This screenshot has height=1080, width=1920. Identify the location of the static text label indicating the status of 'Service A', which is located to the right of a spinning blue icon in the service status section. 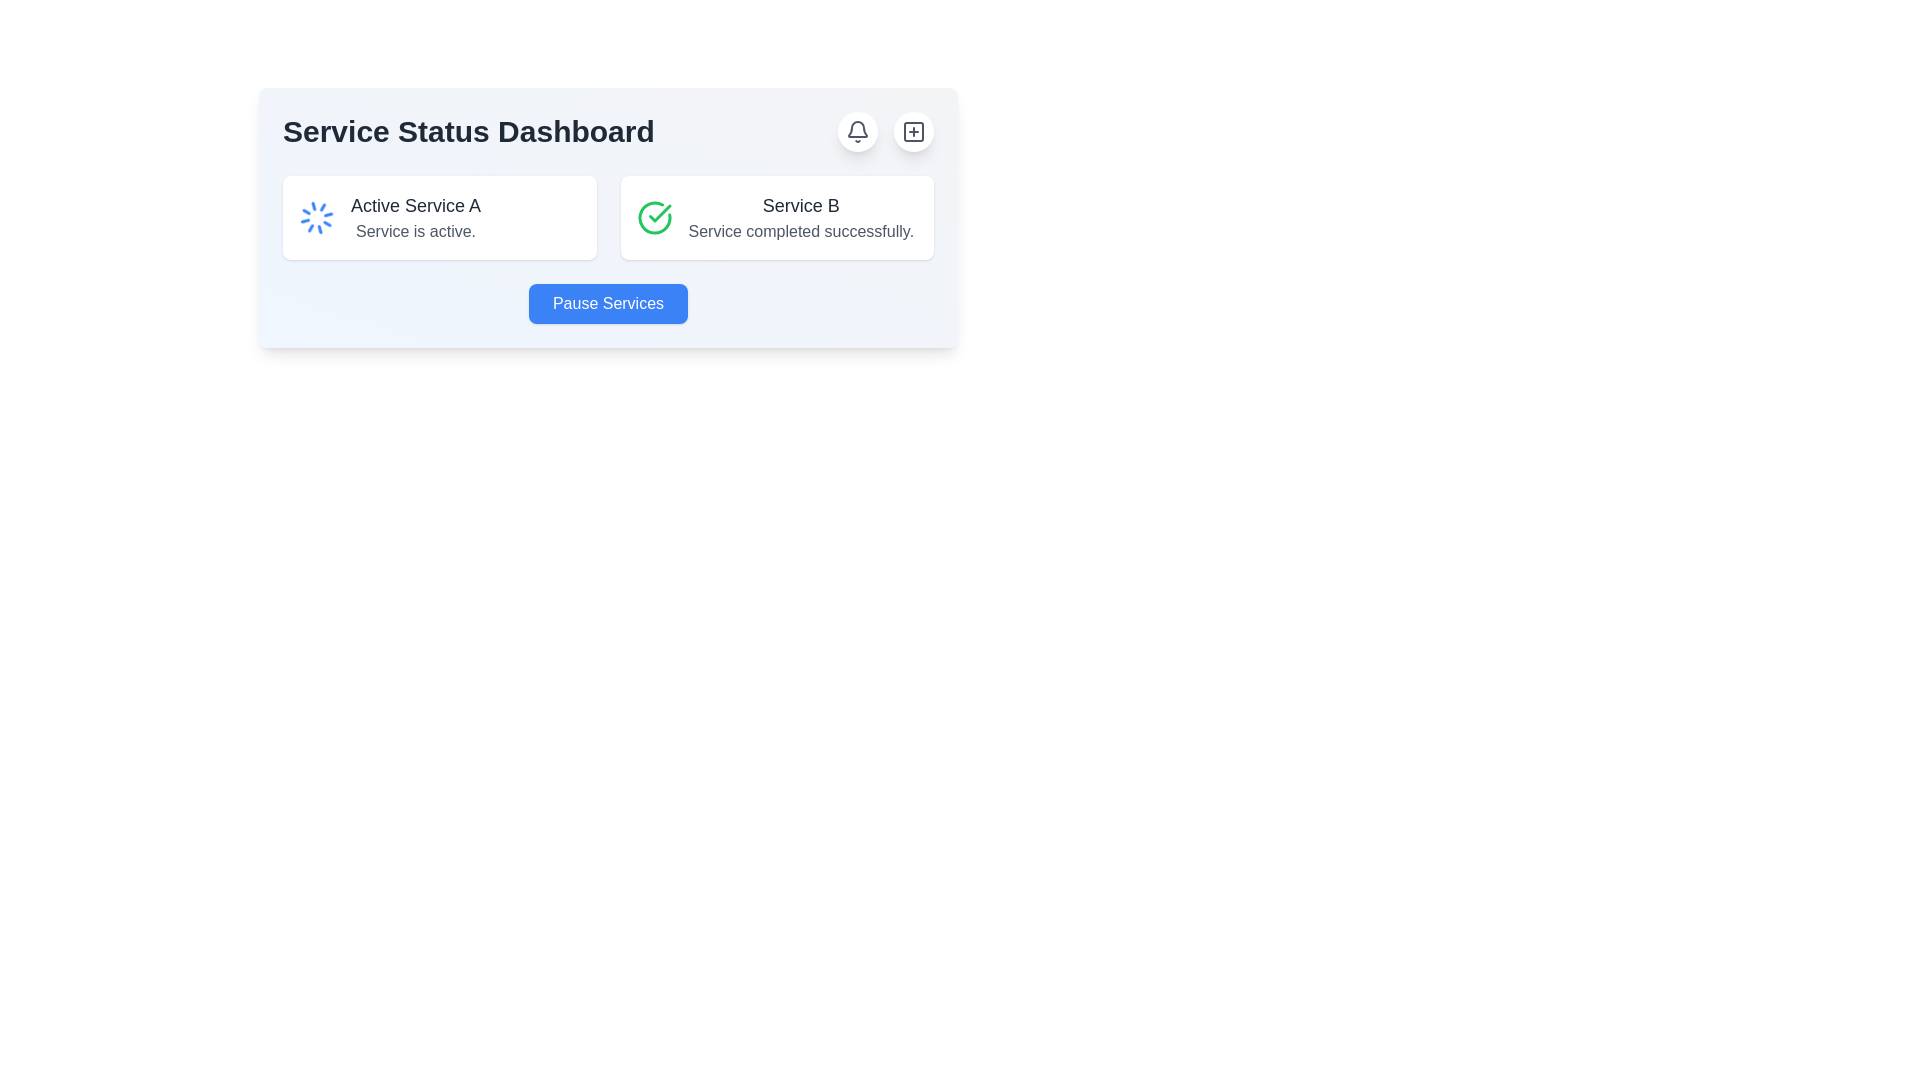
(415, 218).